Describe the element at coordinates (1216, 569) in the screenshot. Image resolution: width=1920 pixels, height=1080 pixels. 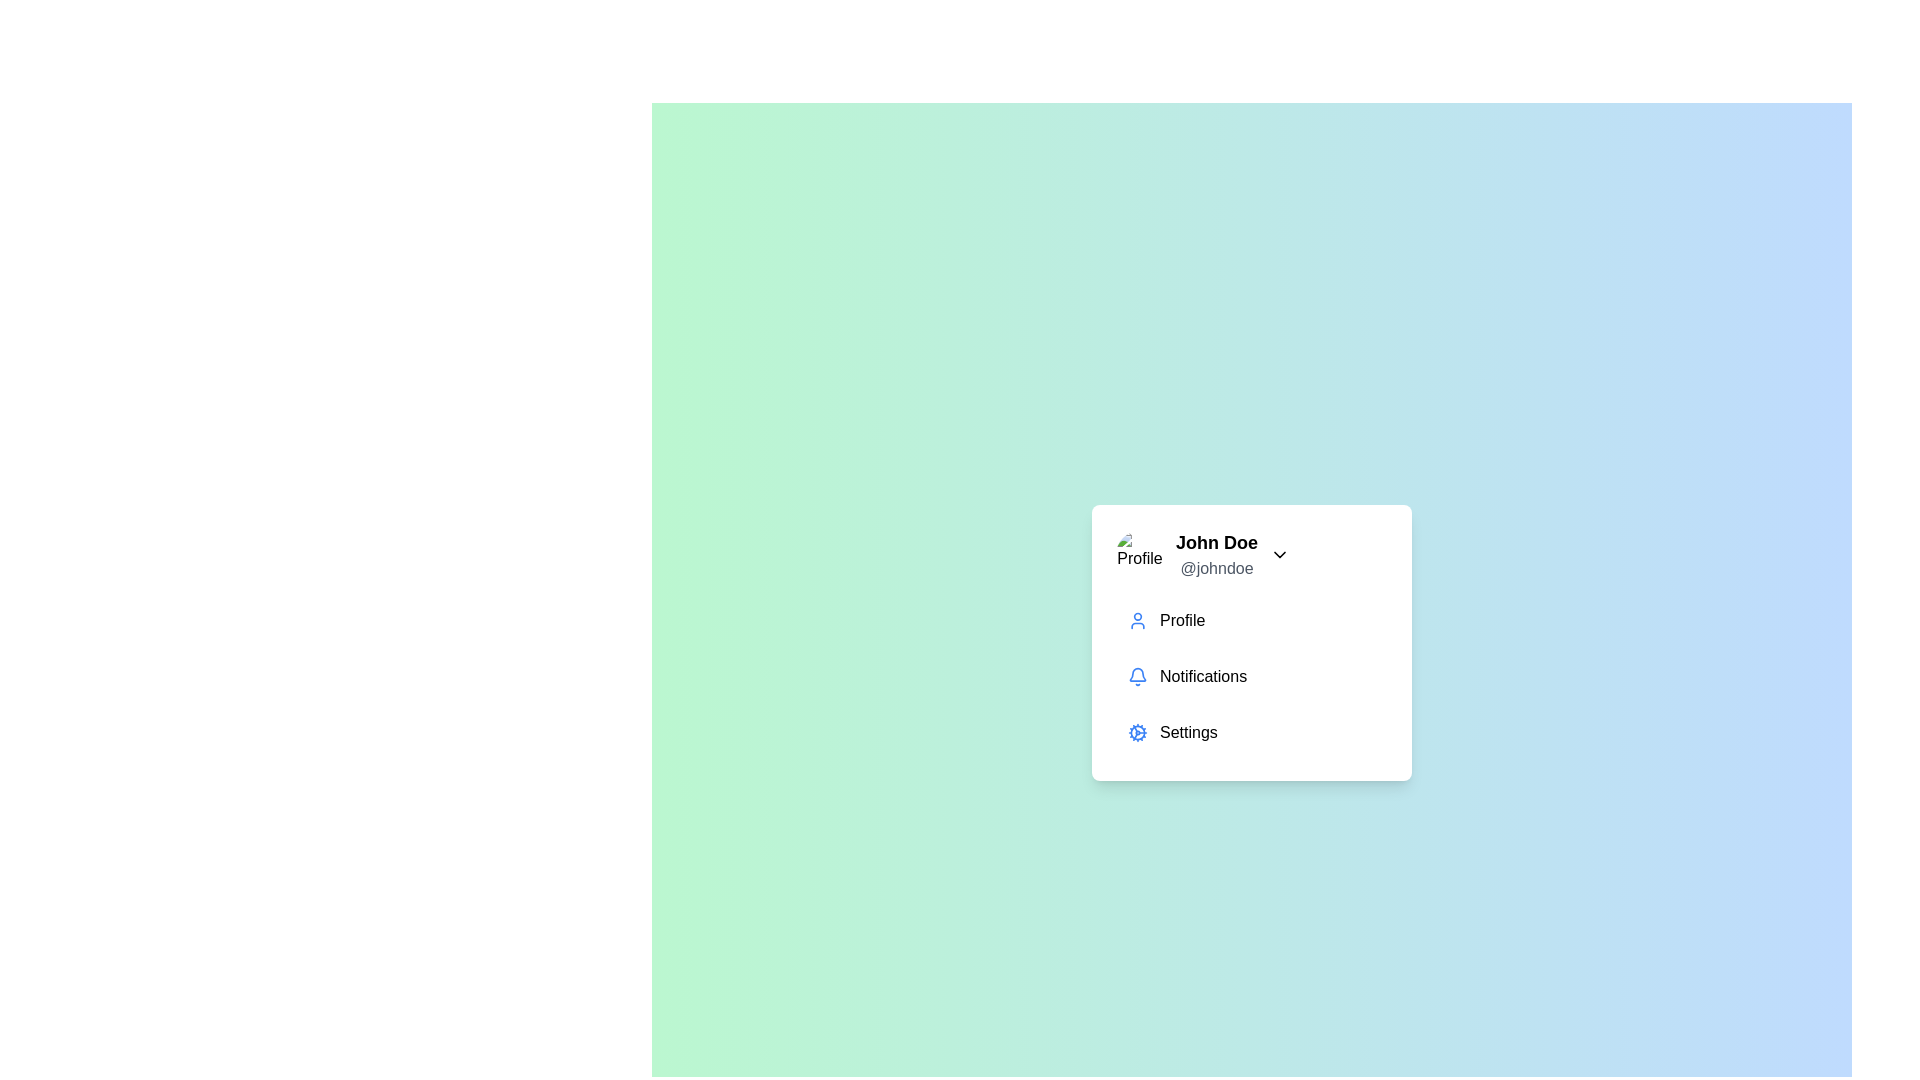
I see `the username text '@johndoe' to trigger an interaction` at that location.